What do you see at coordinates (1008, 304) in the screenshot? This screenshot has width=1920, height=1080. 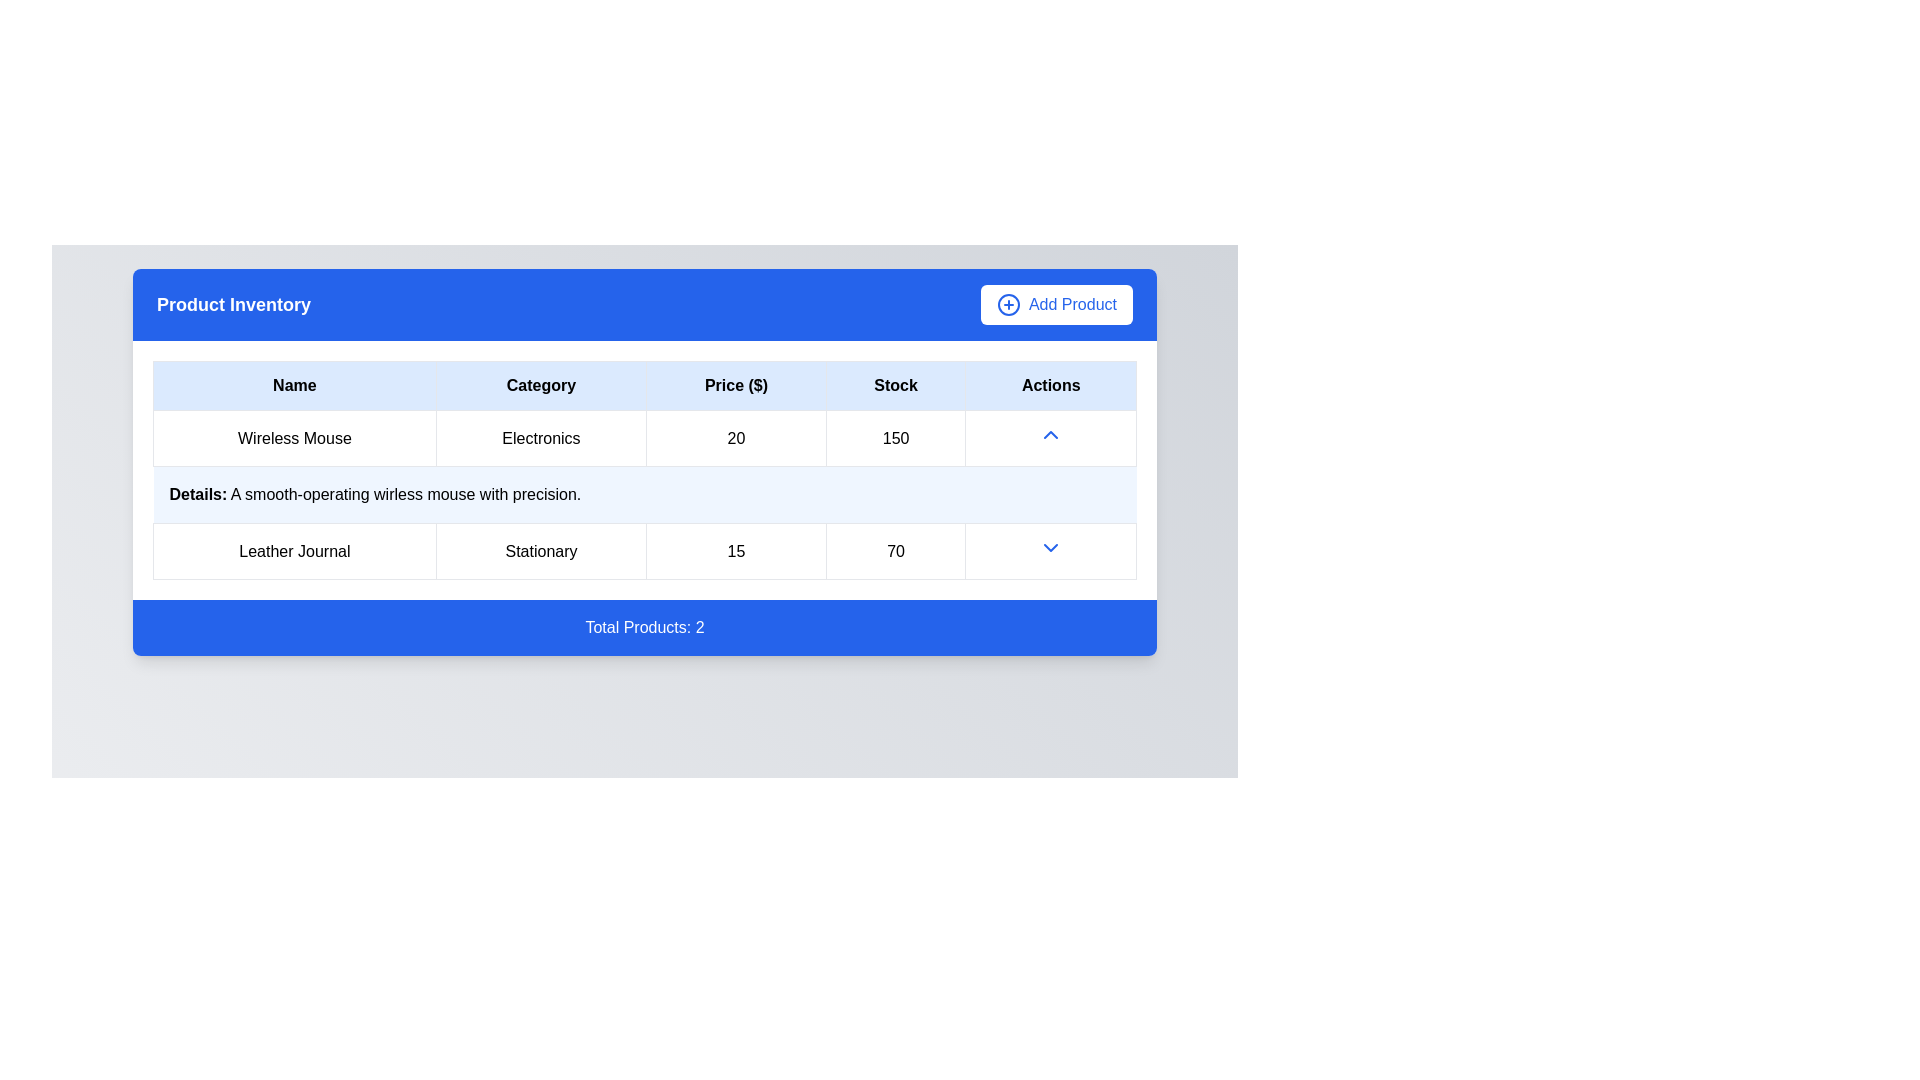 I see `the circular graphical component of the 'Add Product' button, which is part of a plus symbol icon located in the upper-right section of the blue header bar` at bounding box center [1008, 304].